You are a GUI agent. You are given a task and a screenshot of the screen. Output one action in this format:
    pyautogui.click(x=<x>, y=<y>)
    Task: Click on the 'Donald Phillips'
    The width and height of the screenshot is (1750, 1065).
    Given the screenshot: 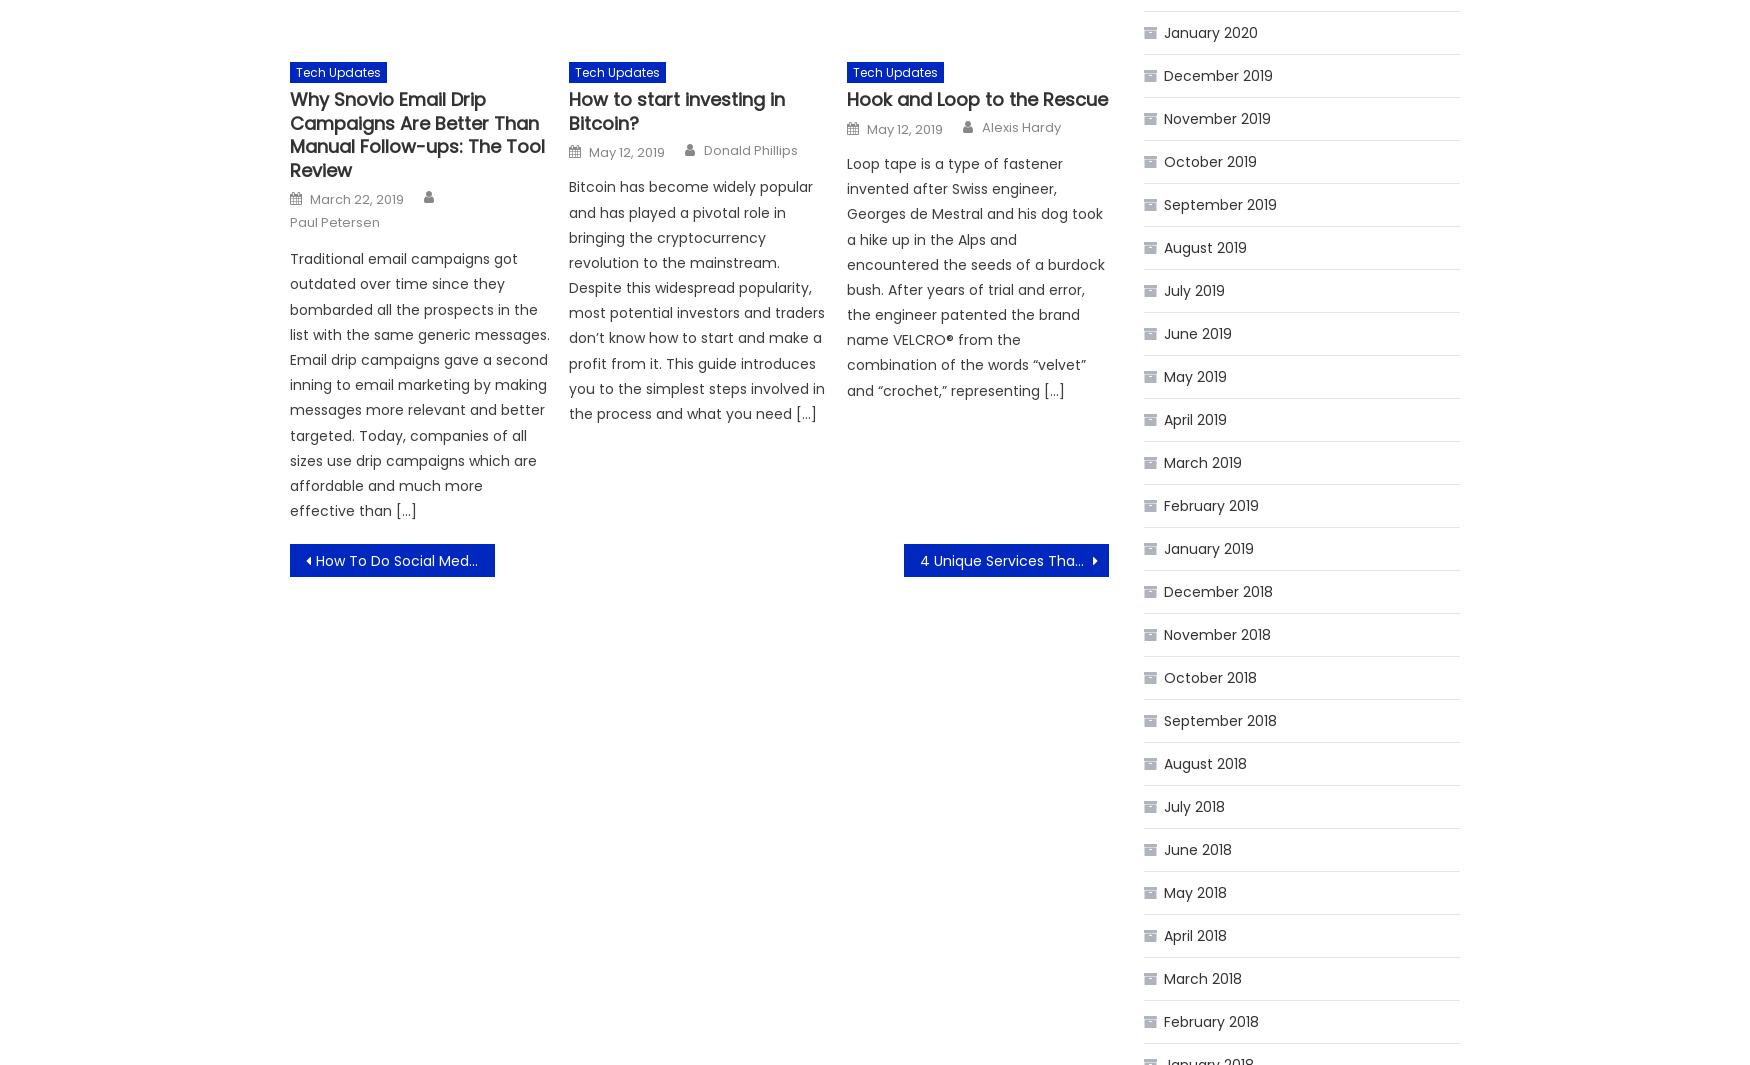 What is the action you would take?
    pyautogui.click(x=702, y=149)
    